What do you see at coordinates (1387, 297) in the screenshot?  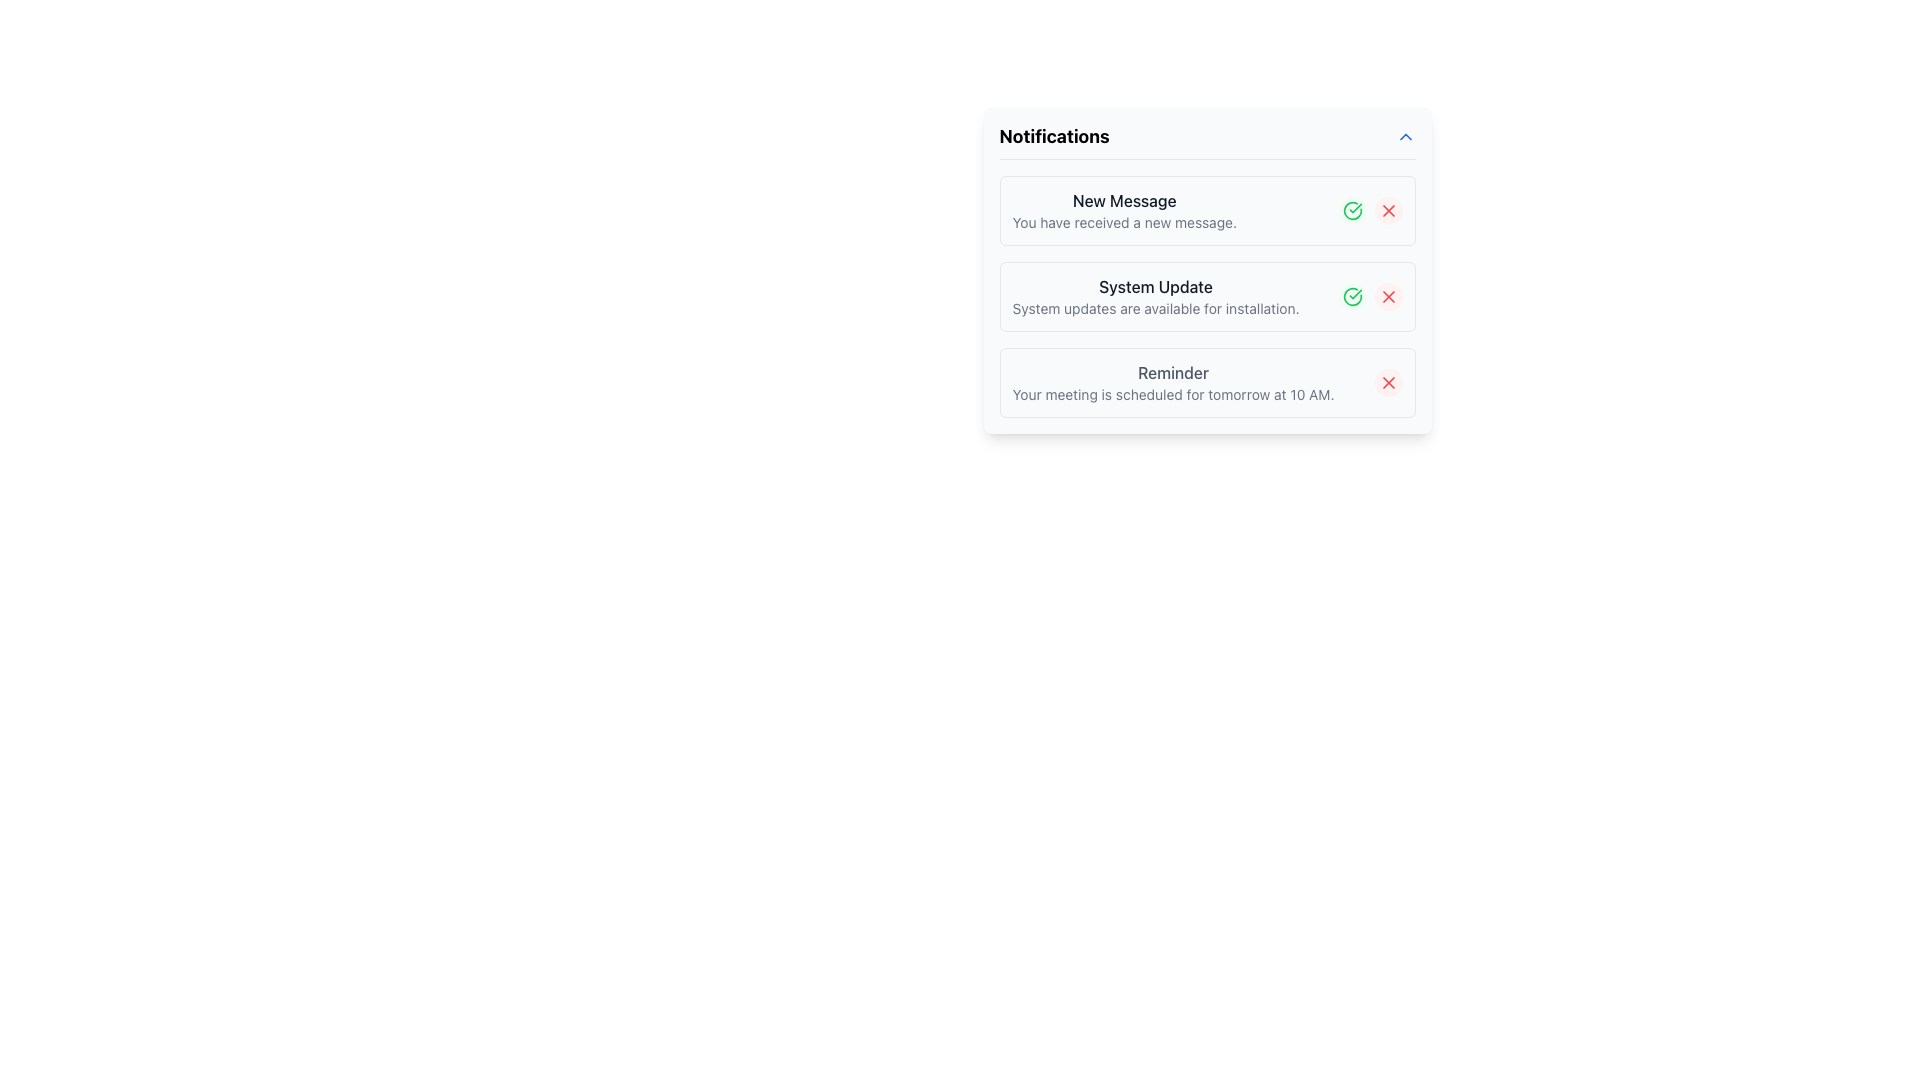 I see `the delete button adjacent to the notification titled 'System Update' for visual feedback` at bounding box center [1387, 297].